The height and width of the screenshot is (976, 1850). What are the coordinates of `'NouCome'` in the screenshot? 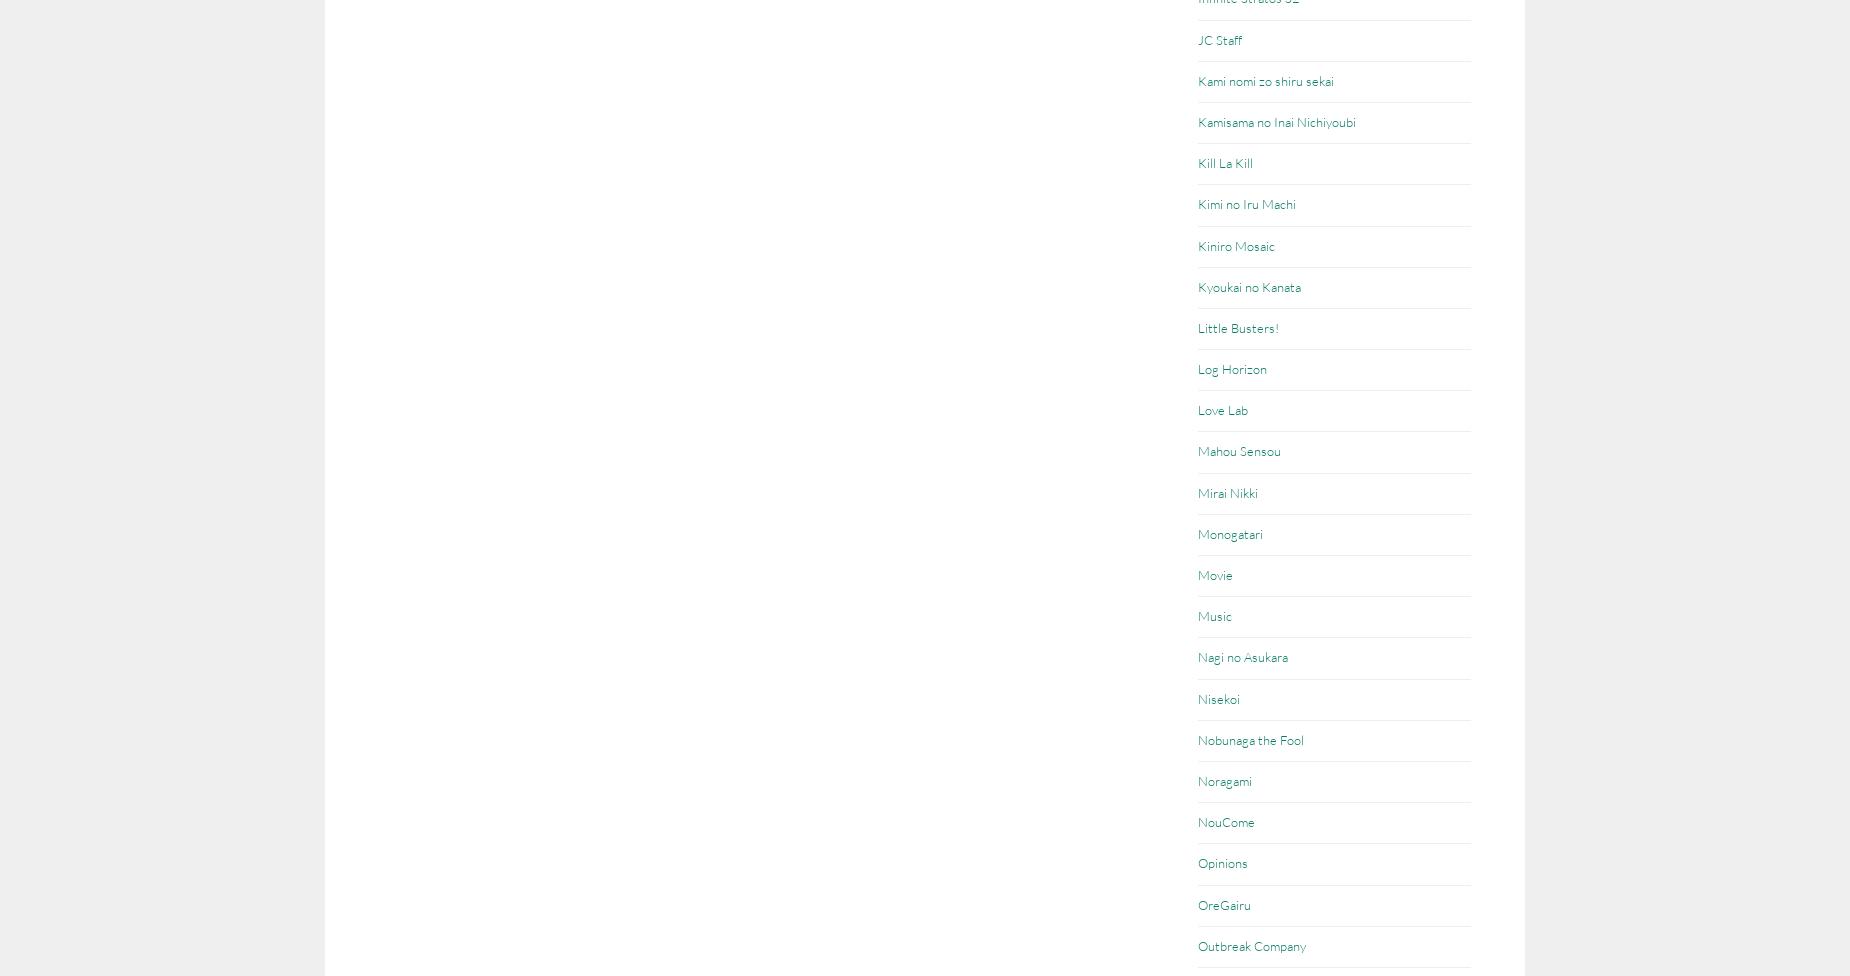 It's located at (1197, 821).